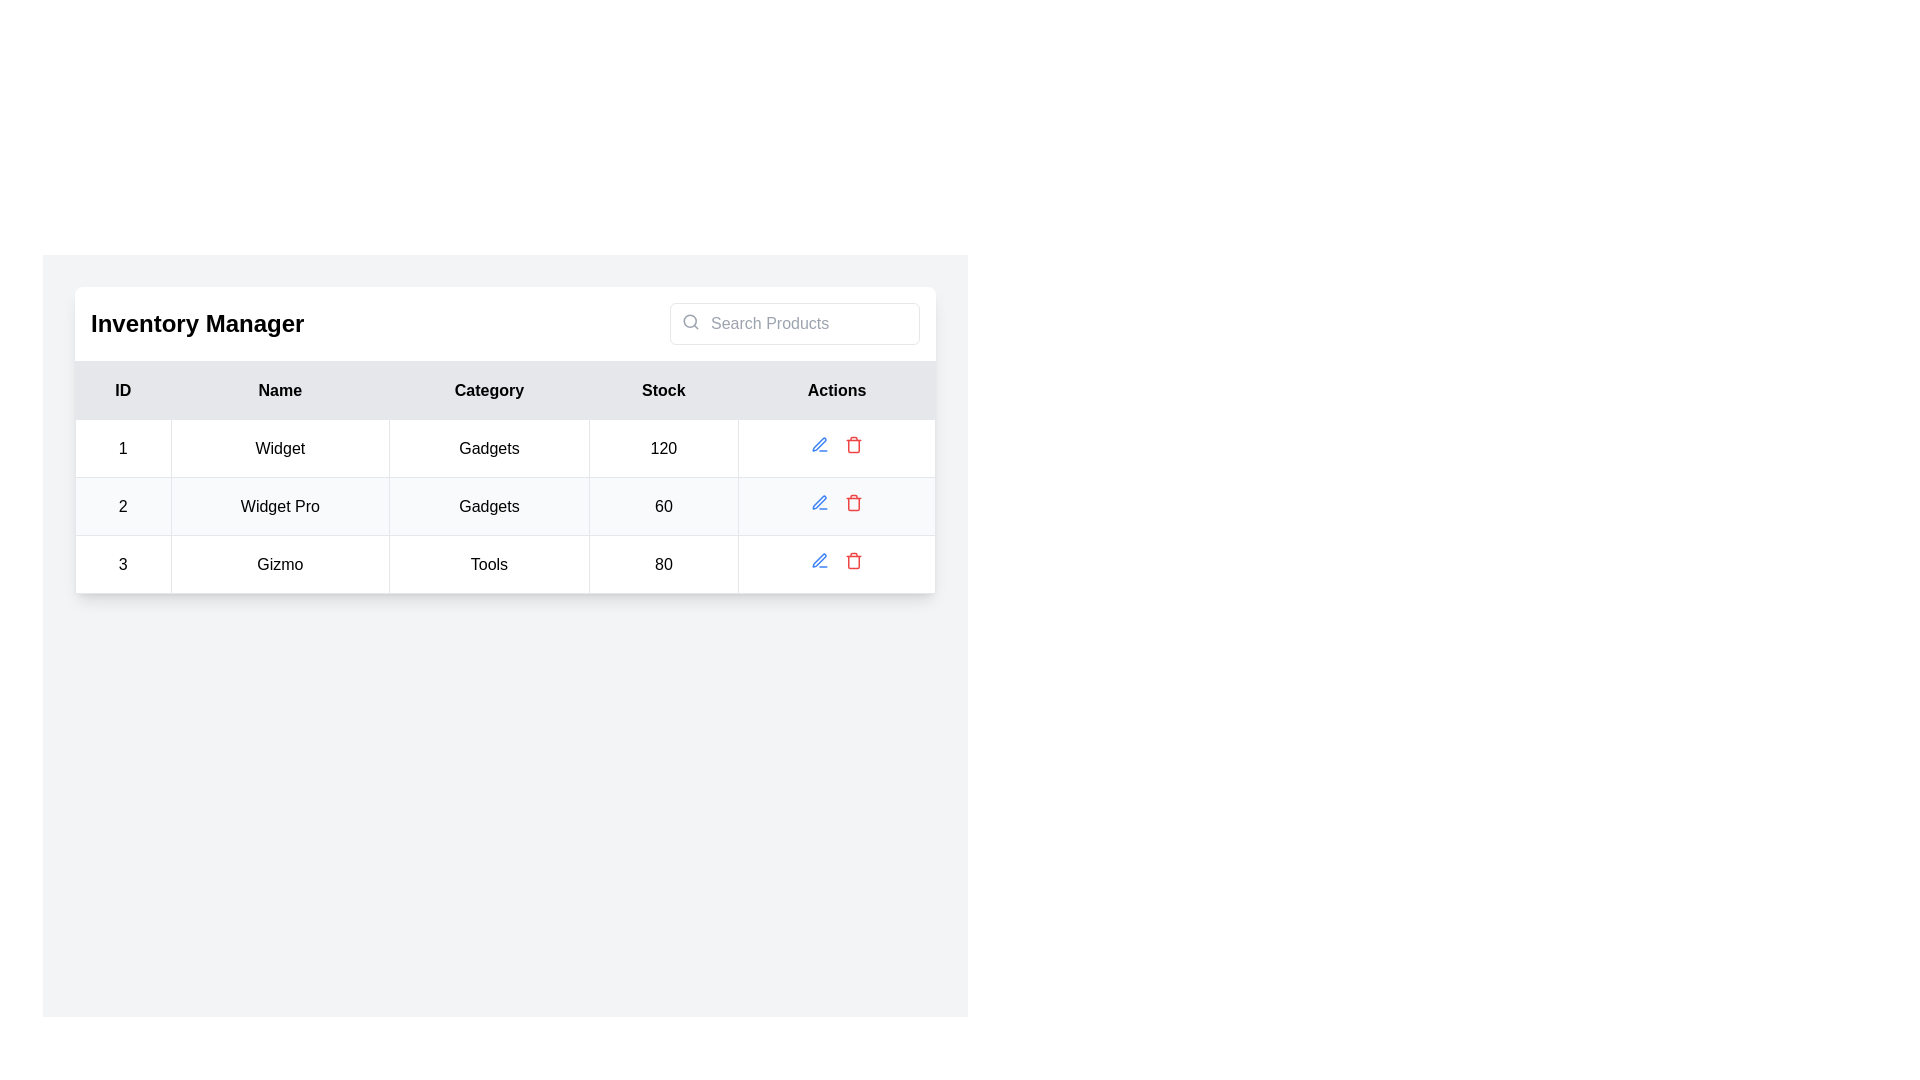 The image size is (1920, 1080). I want to click on text from the Table Cell containing 'Tools' located in the third row under the 'Category' column, so click(505, 564).